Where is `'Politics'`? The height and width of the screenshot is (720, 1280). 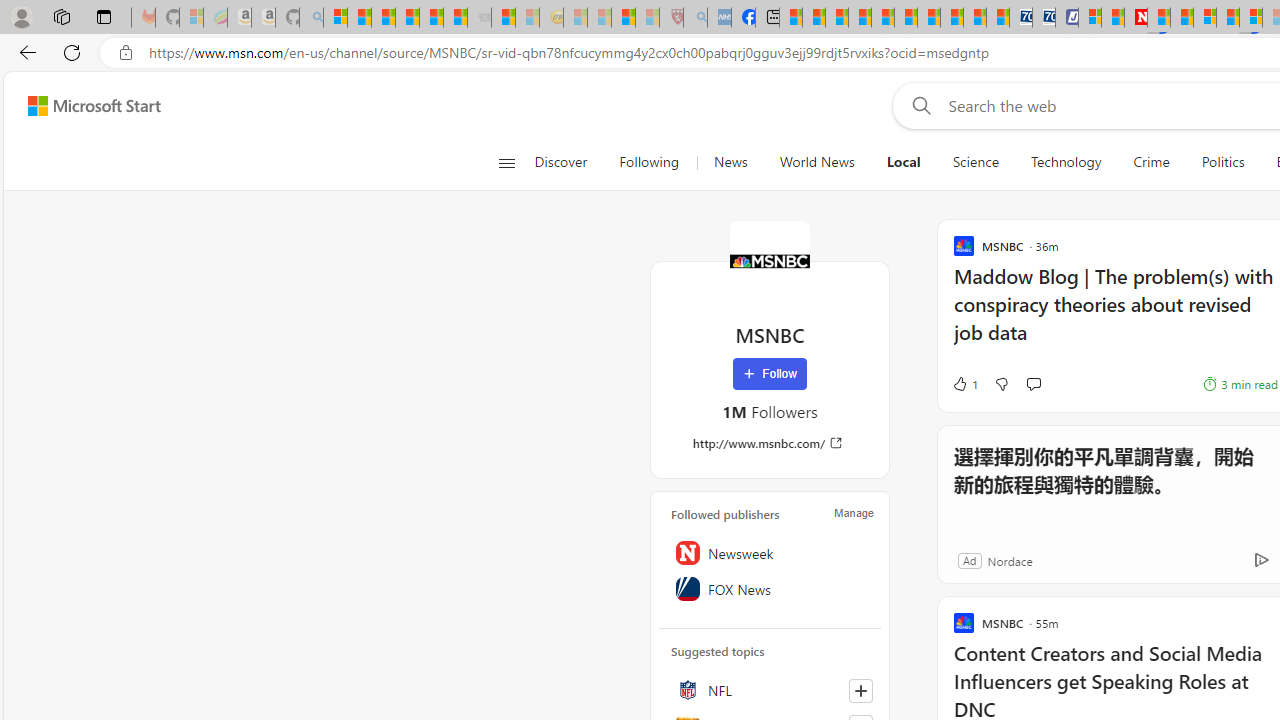 'Politics' is located at coordinates (1222, 162).